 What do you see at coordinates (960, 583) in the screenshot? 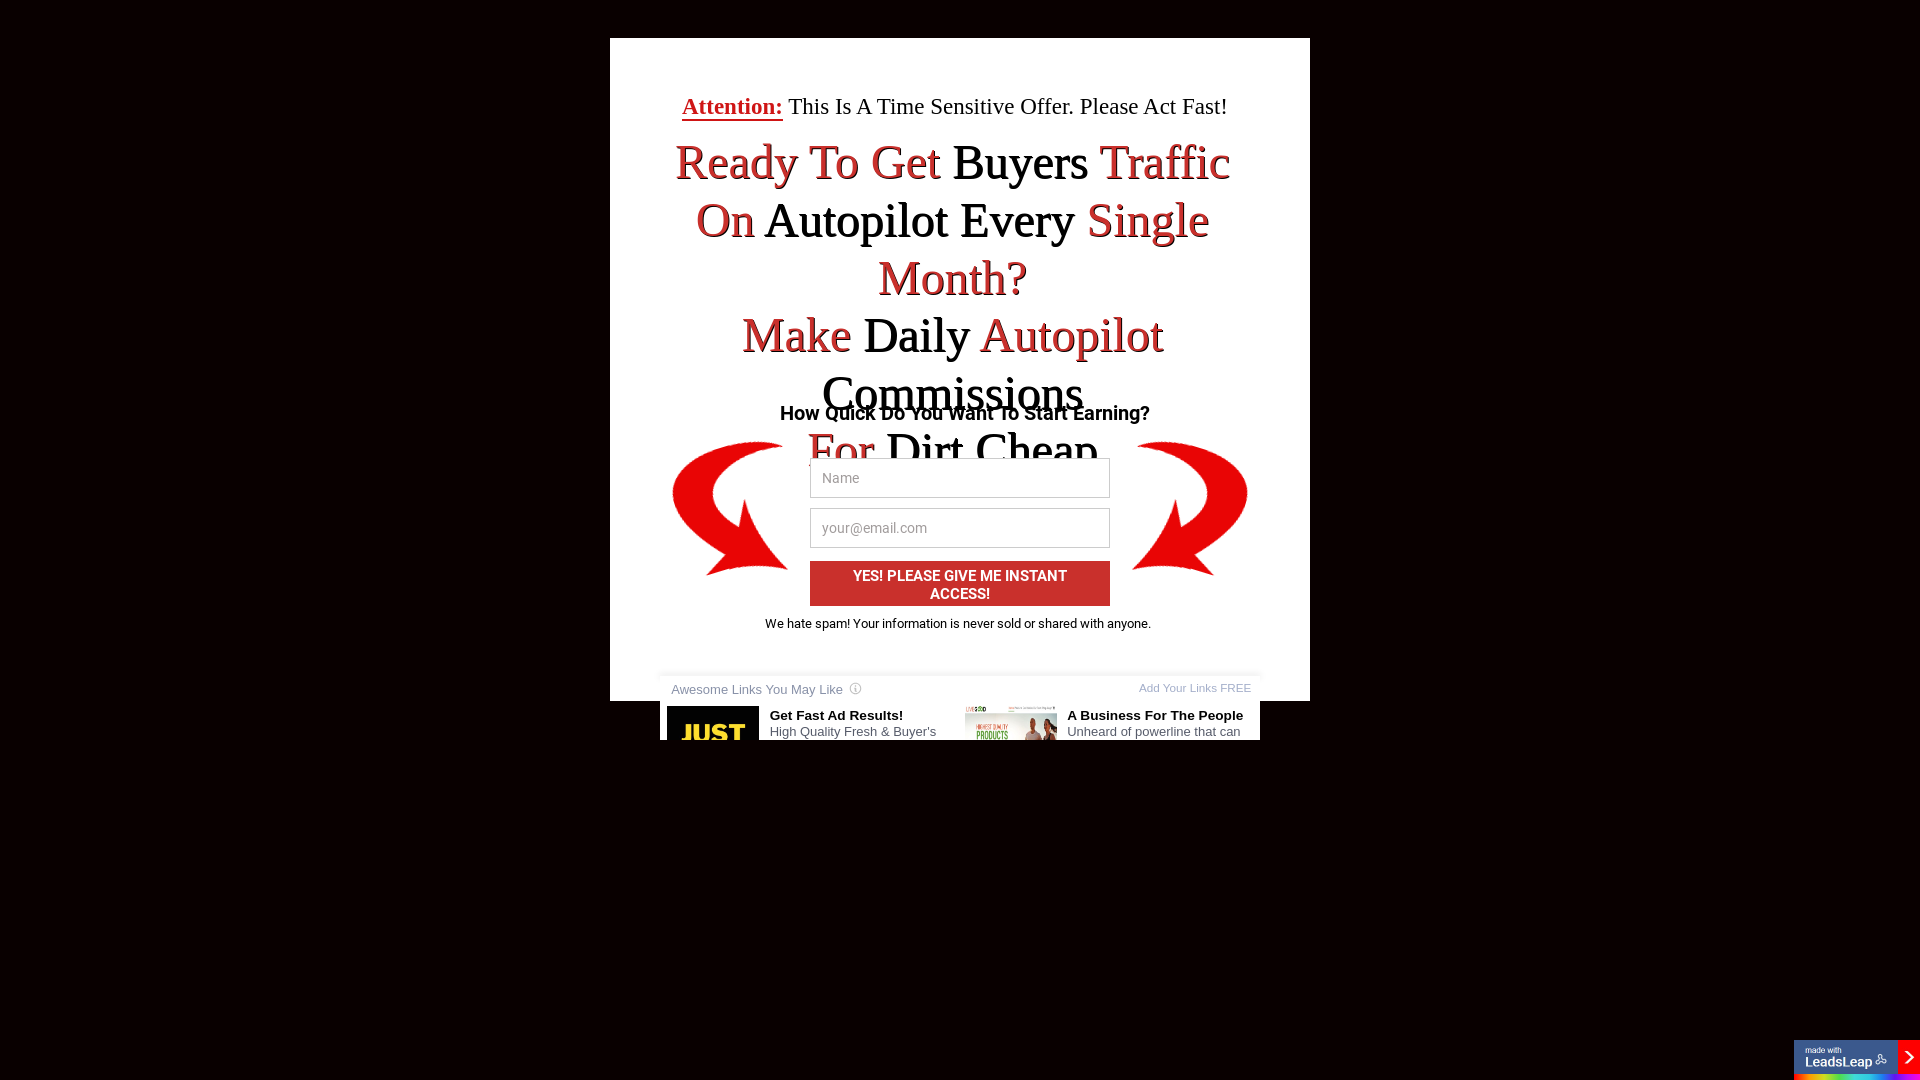
I see `'YES! PLEASE GIVE ME INSTANT` at bounding box center [960, 583].